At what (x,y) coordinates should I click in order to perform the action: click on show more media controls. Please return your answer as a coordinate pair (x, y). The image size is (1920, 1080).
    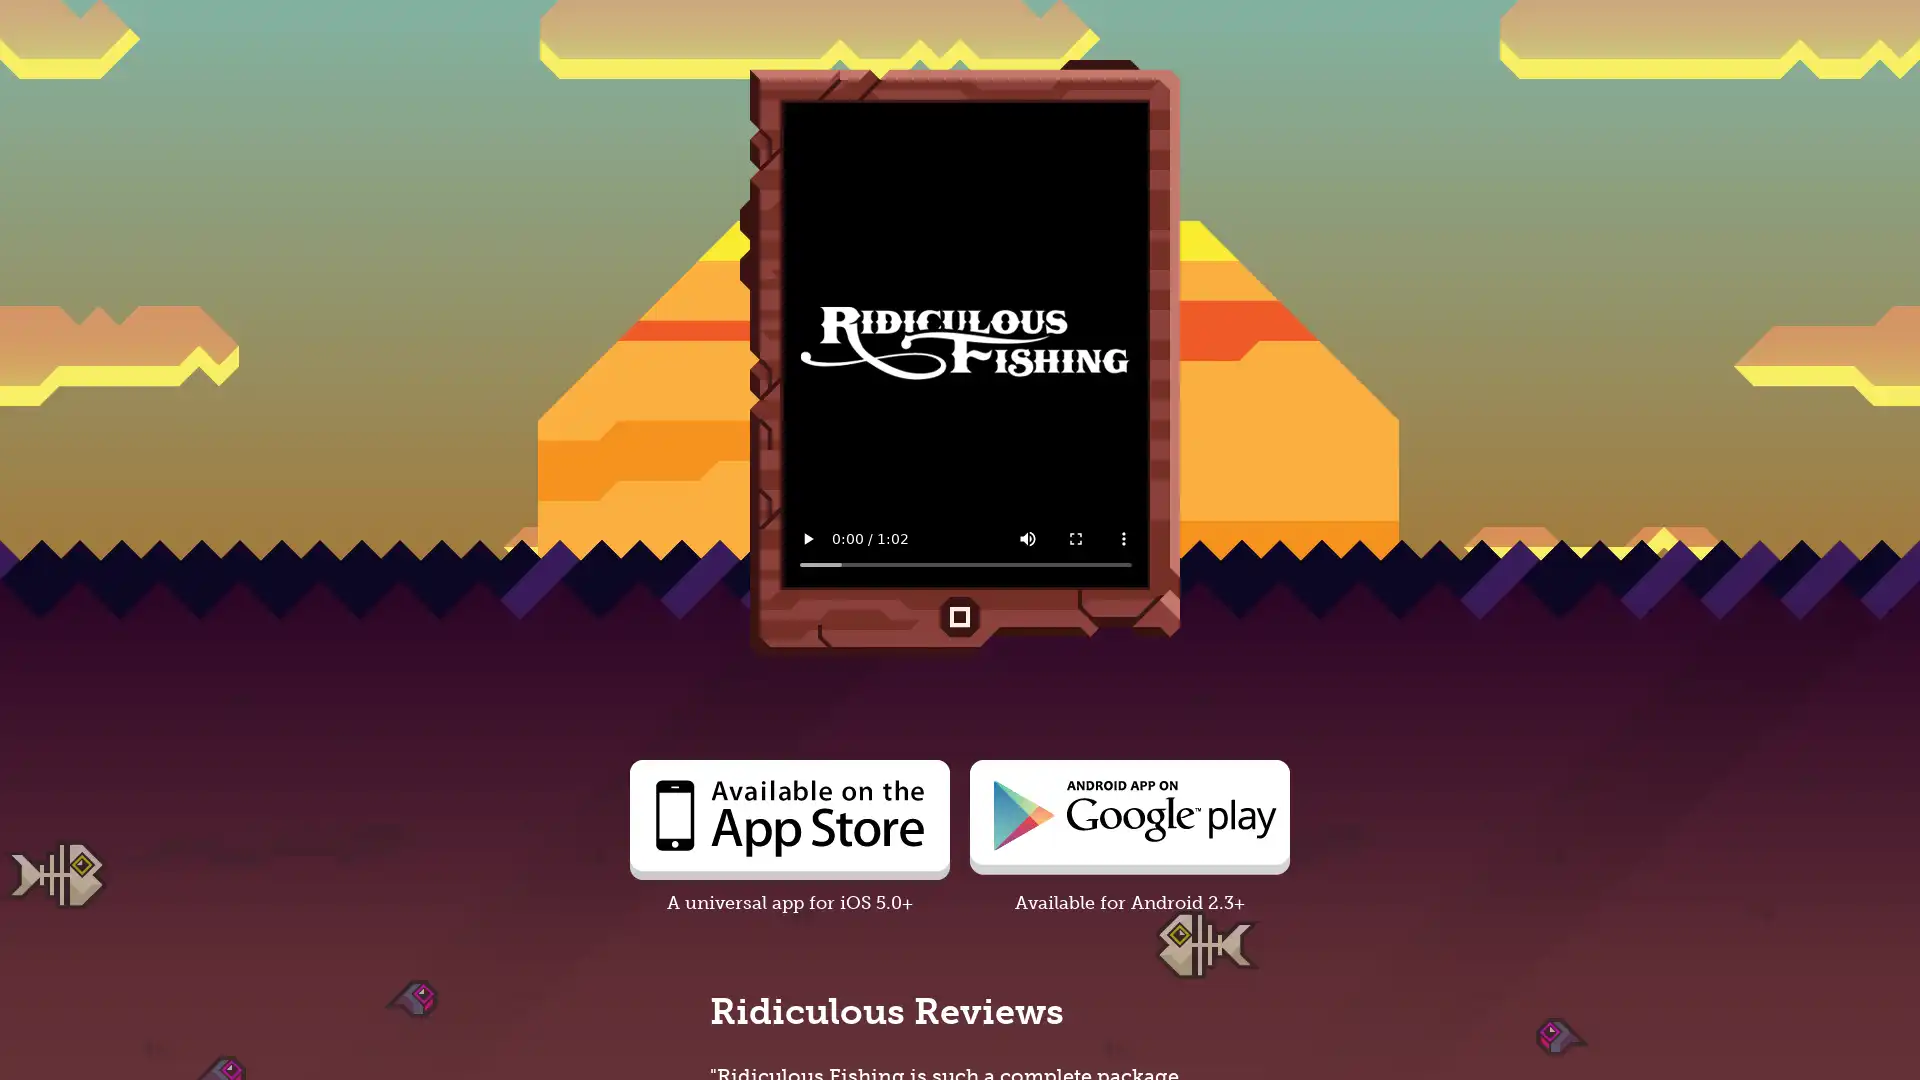
    Looking at the image, I should click on (1123, 538).